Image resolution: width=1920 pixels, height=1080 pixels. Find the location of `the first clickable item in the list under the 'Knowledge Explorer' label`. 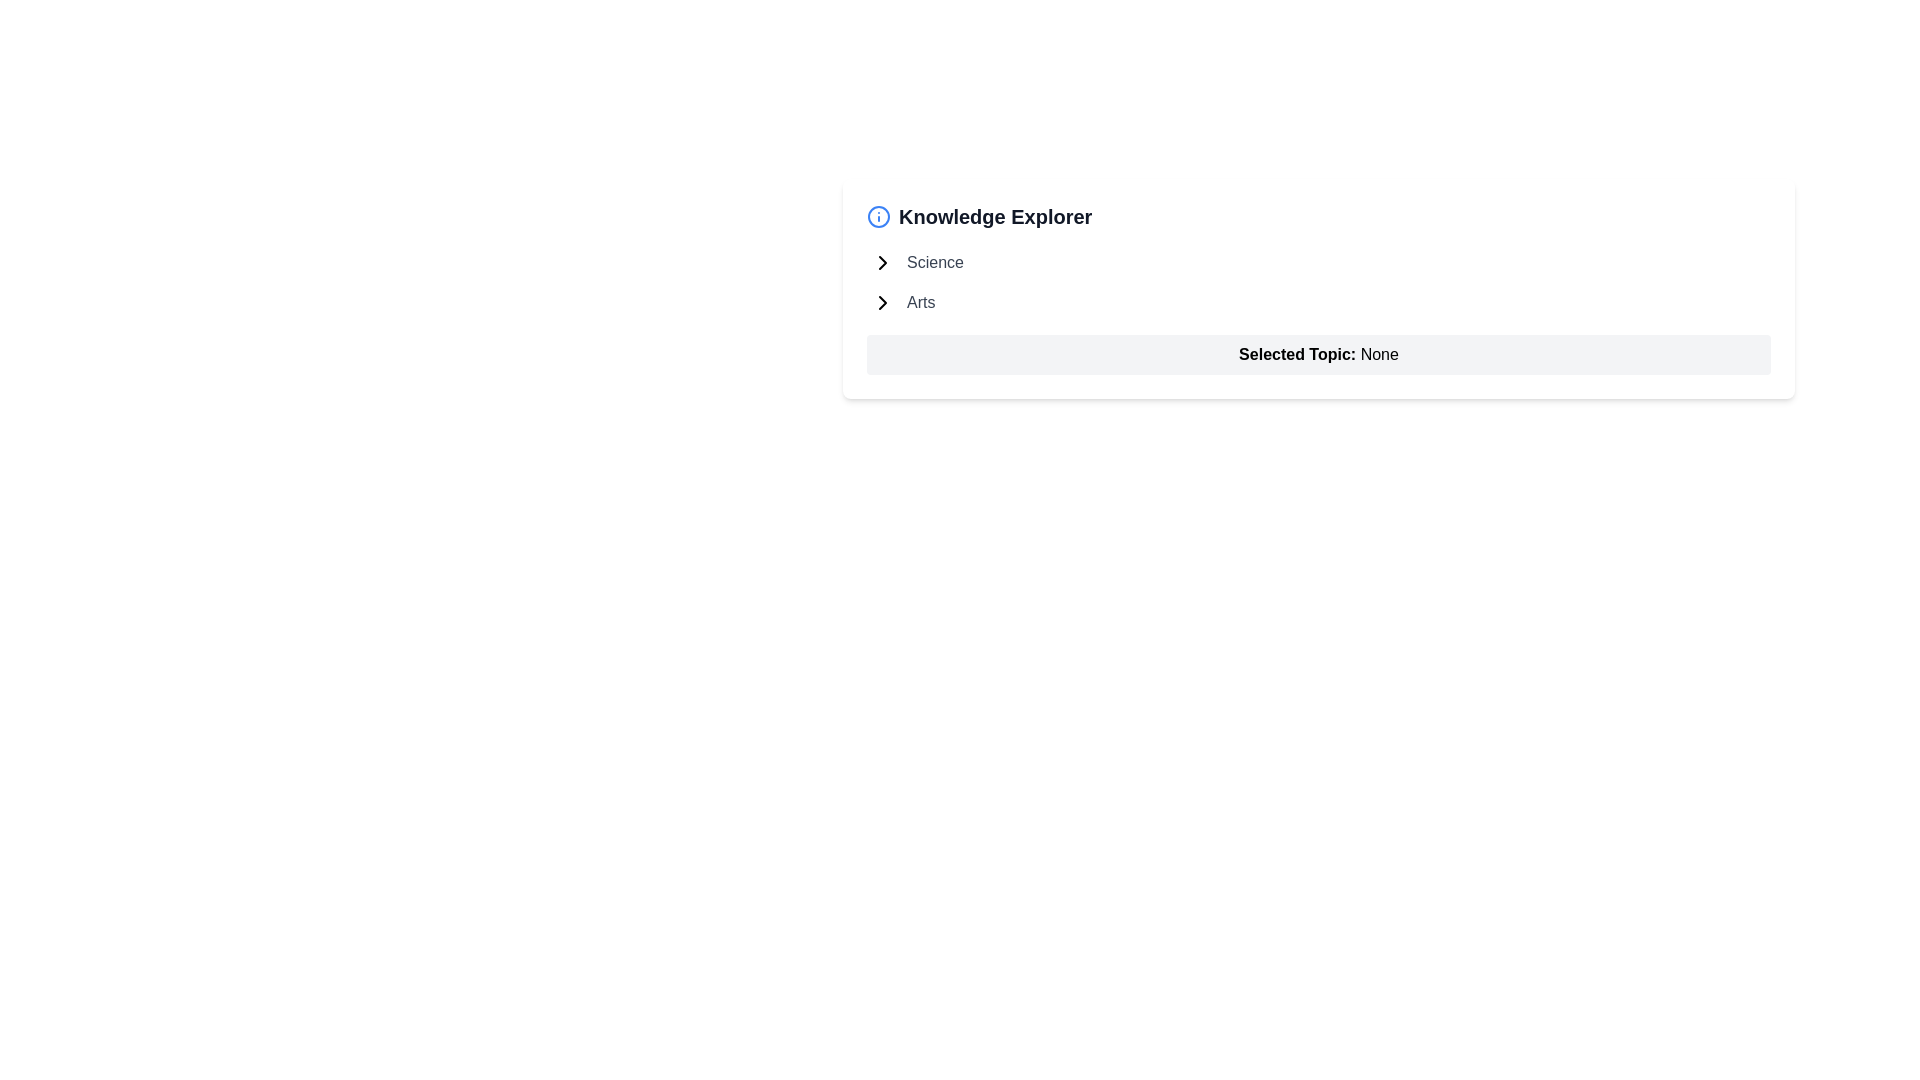

the first clickable item in the list under the 'Knowledge Explorer' label is located at coordinates (934, 261).